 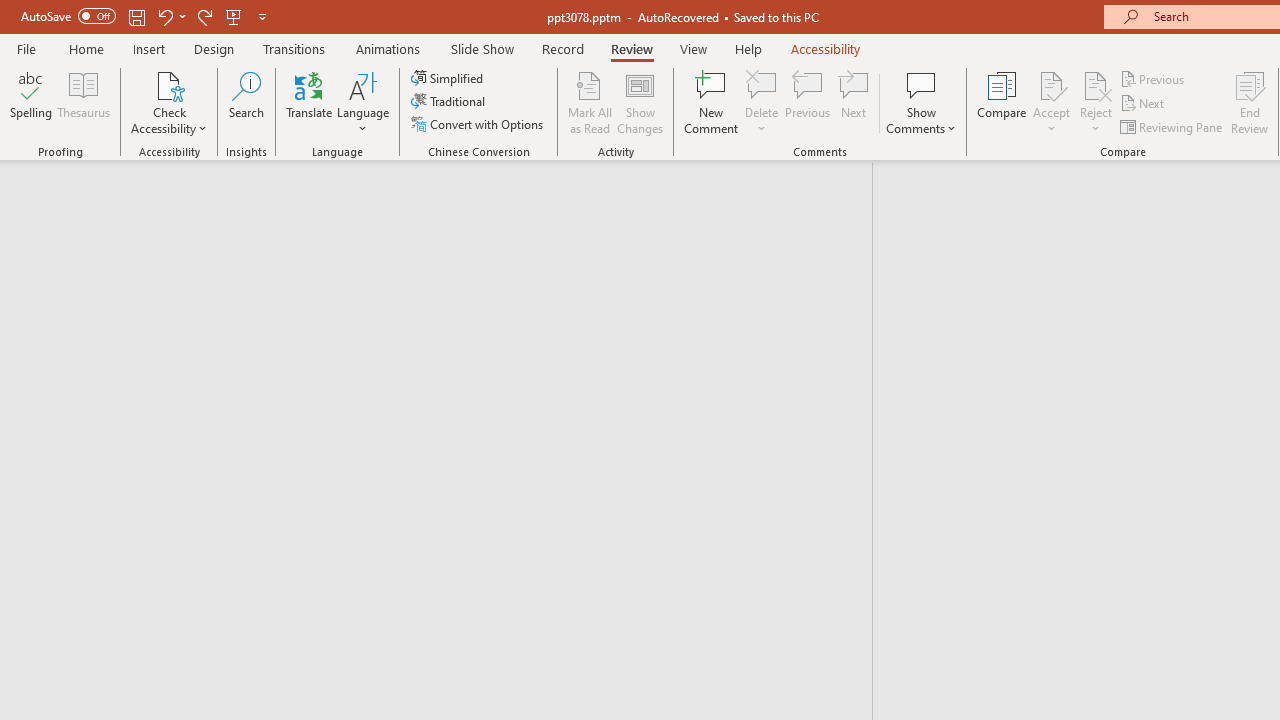 I want to click on 'Thesaurus...', so click(x=82, y=103).